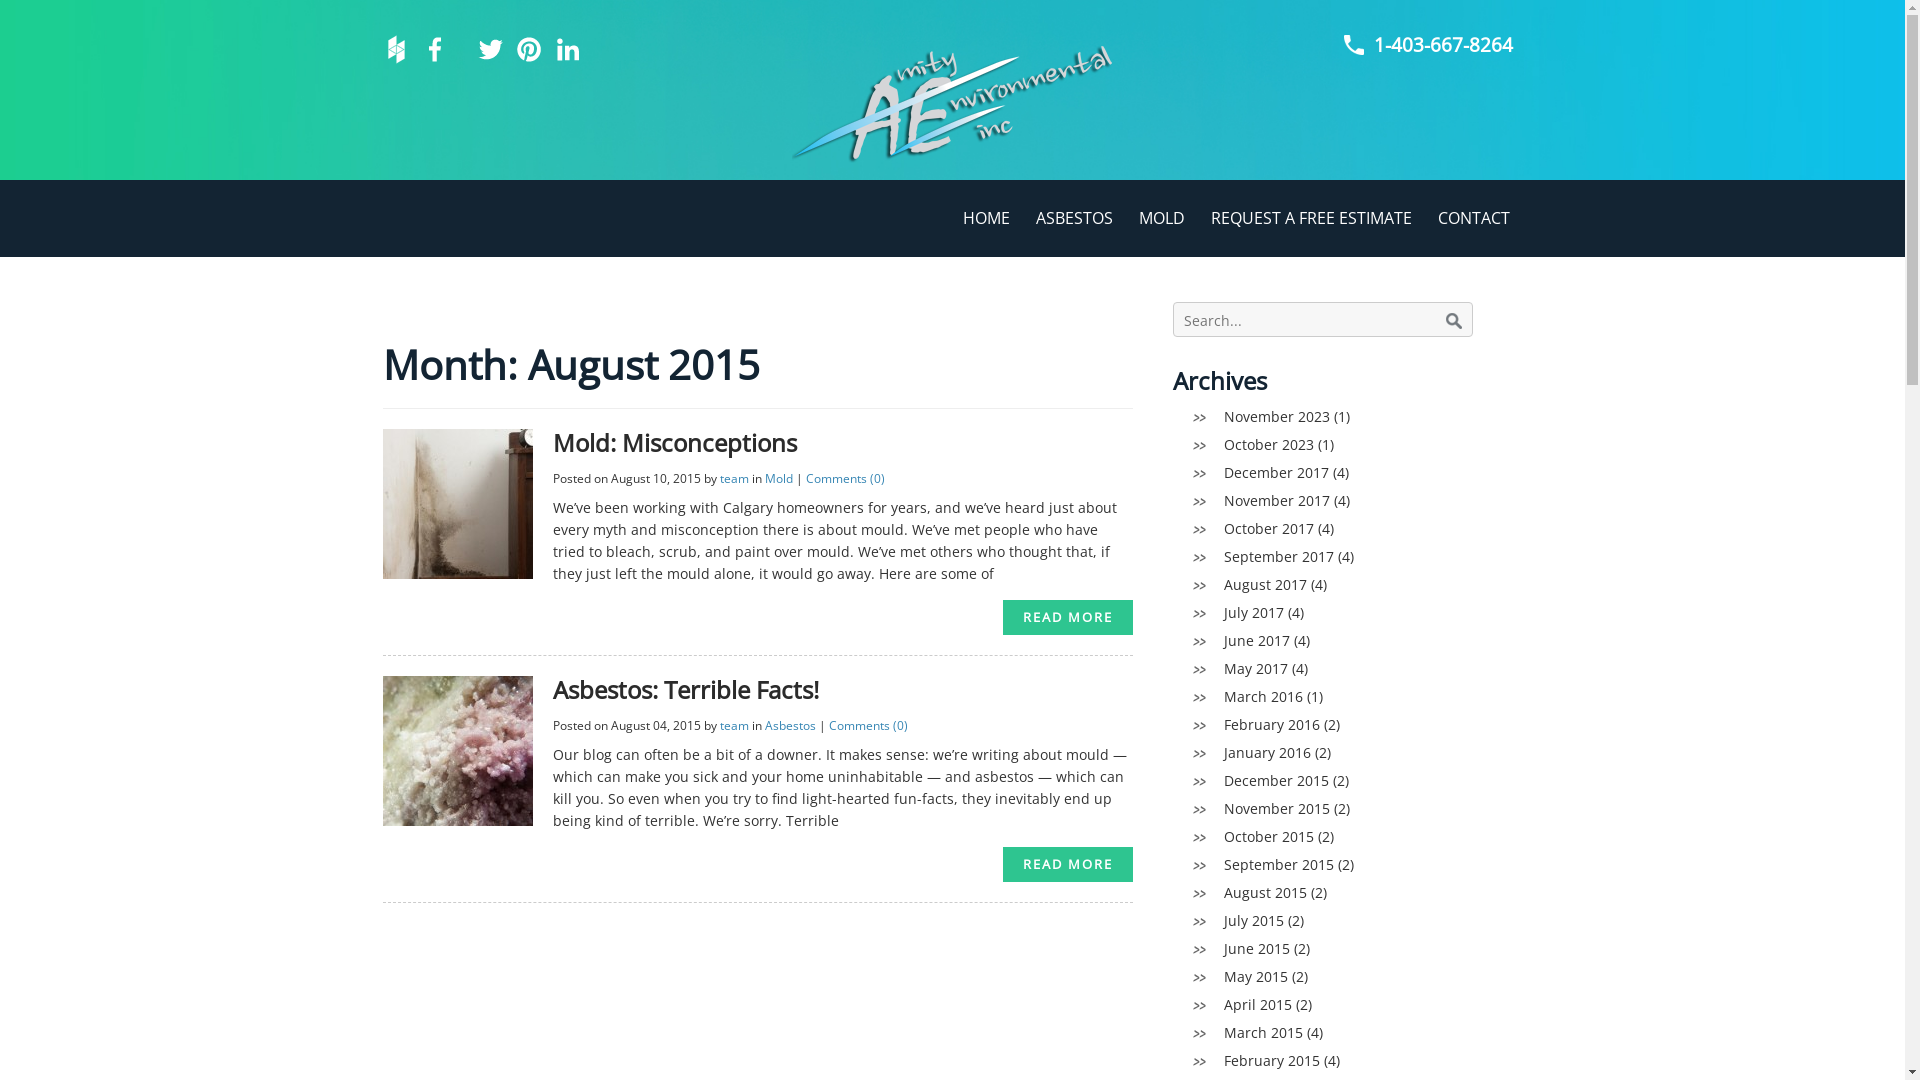 The width and height of the screenshot is (1920, 1080). Describe the element at coordinates (1262, 1032) in the screenshot. I see `'March 2015'` at that location.